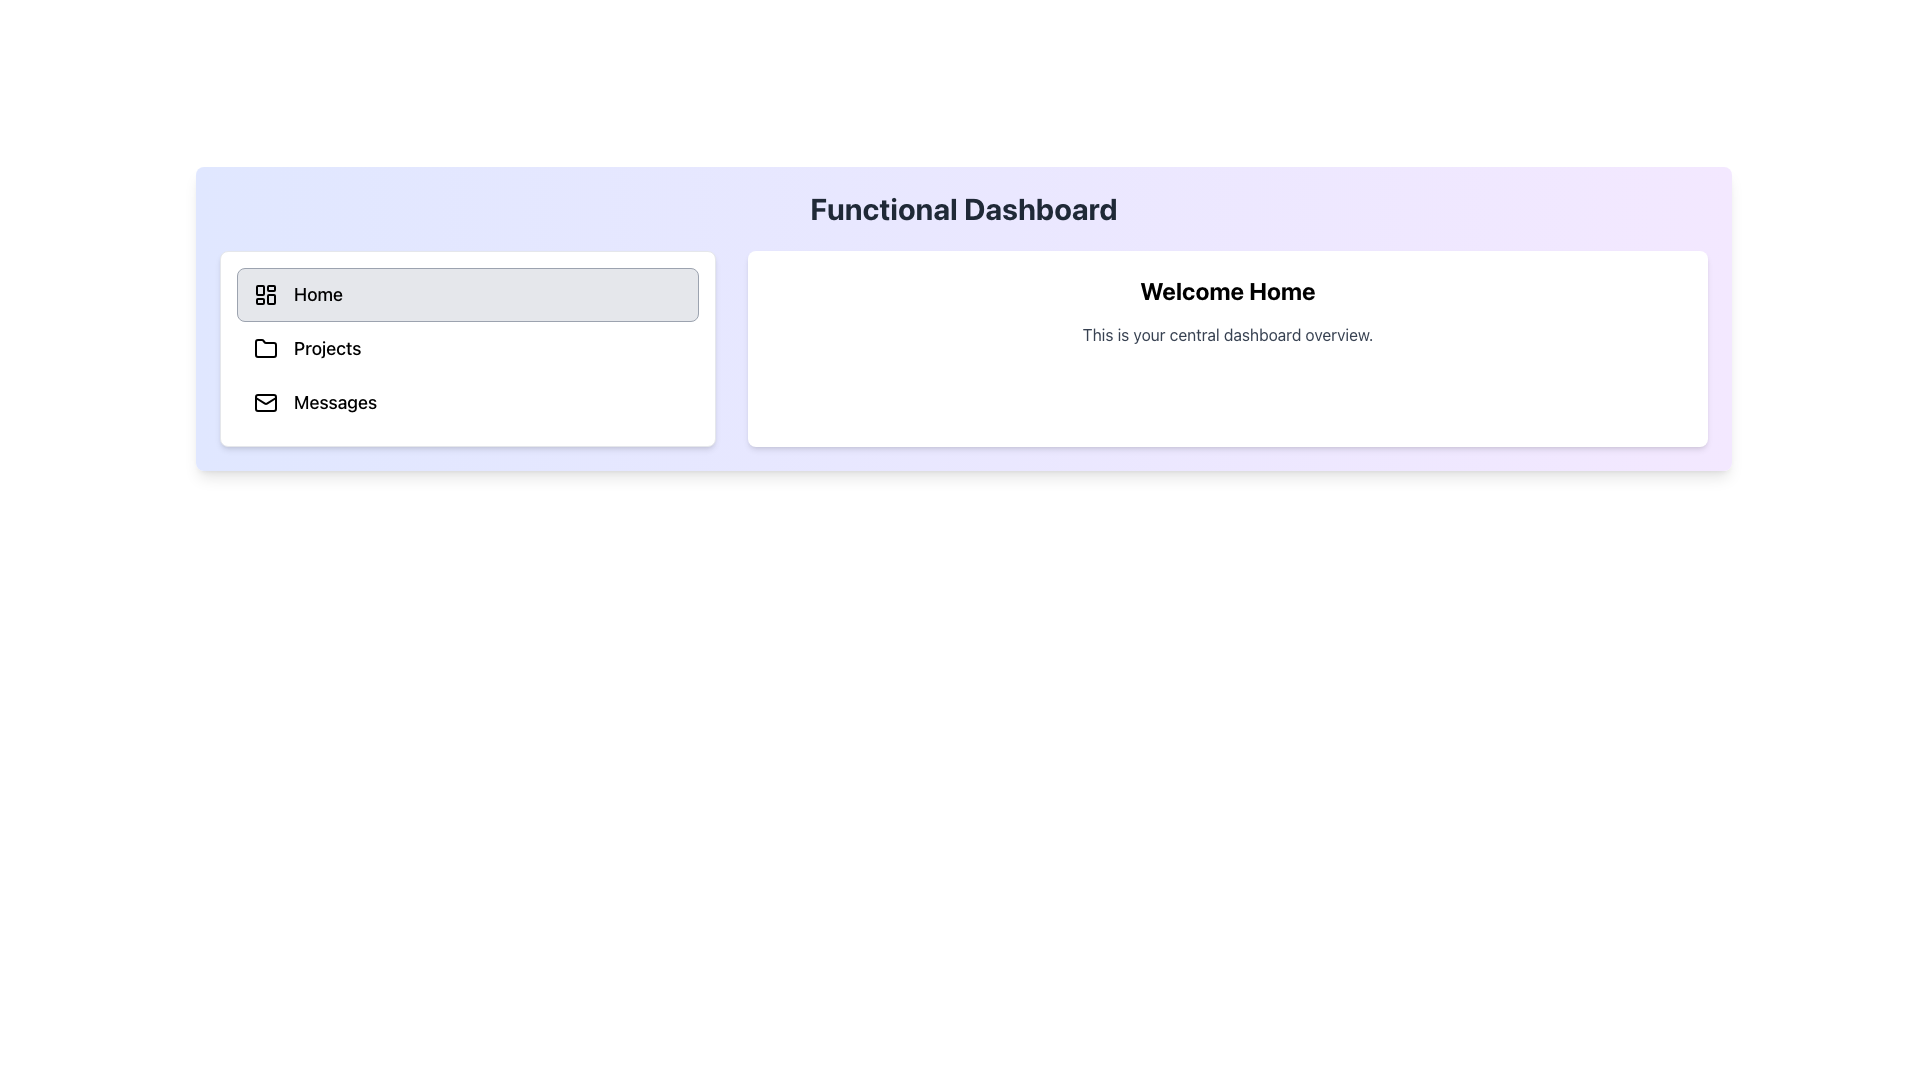 The height and width of the screenshot is (1080, 1920). What do you see at coordinates (466, 294) in the screenshot?
I see `the first button in the left panel that navigates to the 'Home' section of the application` at bounding box center [466, 294].